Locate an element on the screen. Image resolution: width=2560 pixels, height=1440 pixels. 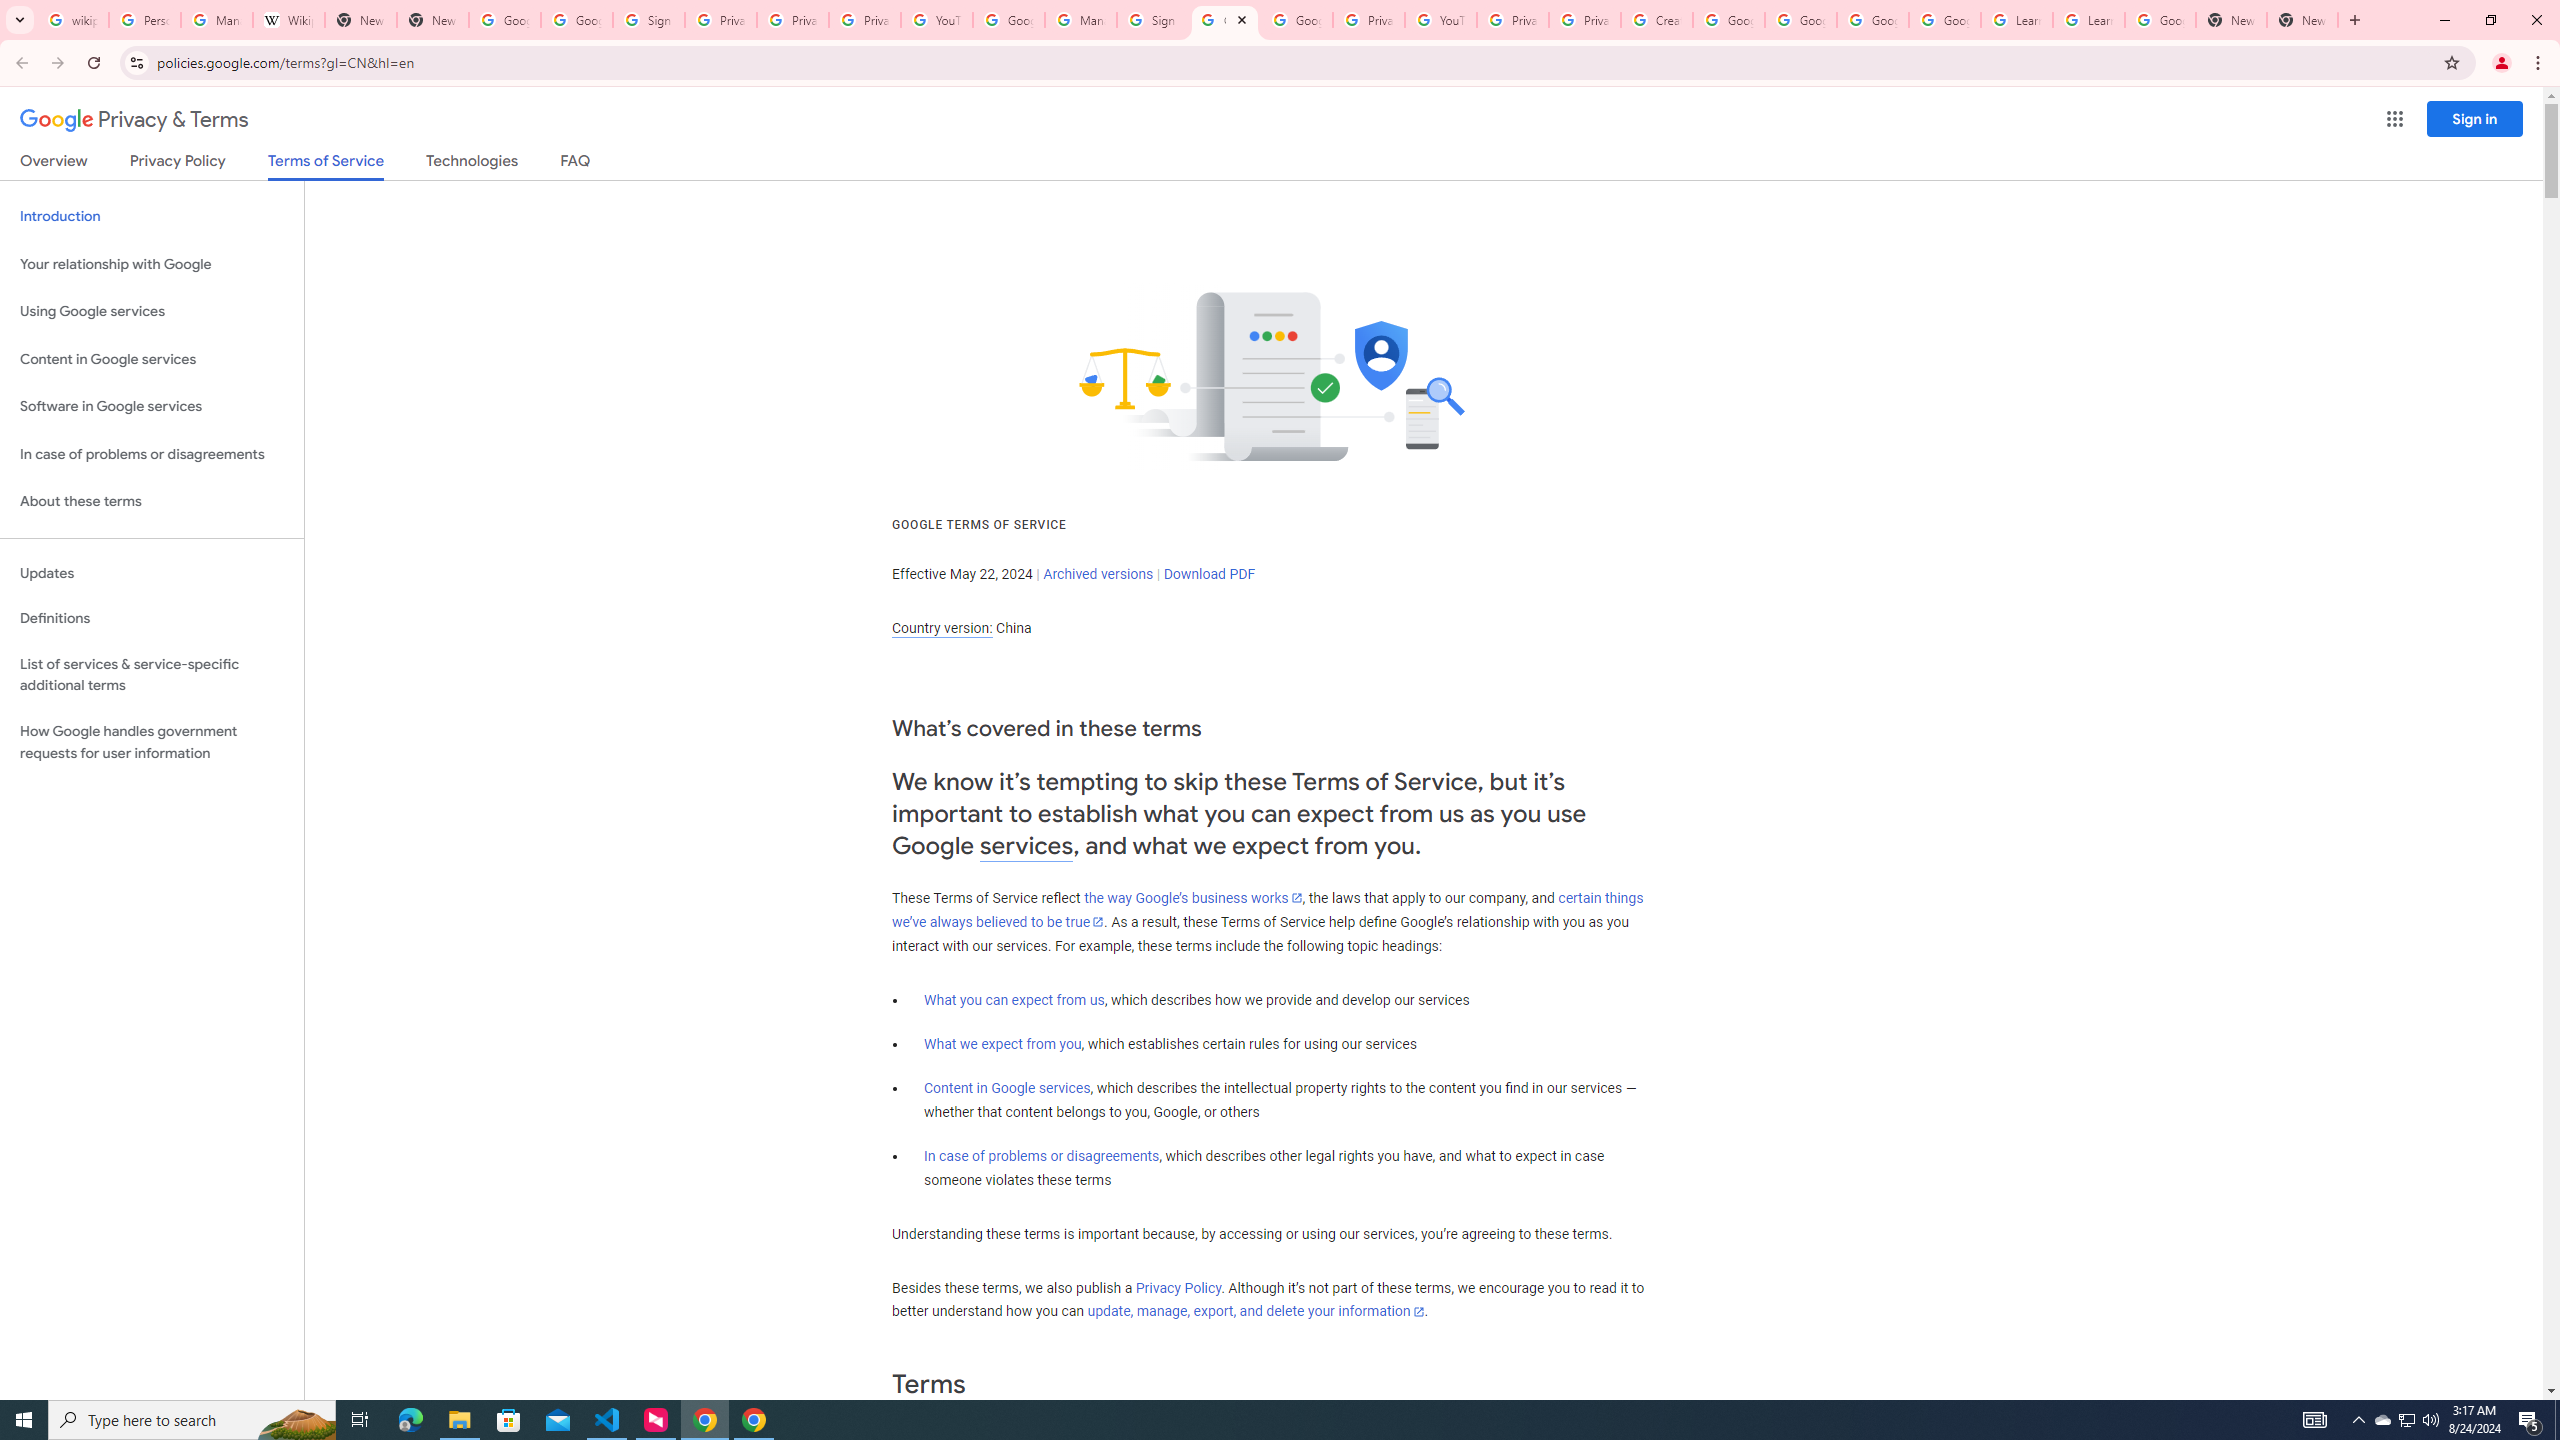
'Using Google services' is located at coordinates (151, 310).